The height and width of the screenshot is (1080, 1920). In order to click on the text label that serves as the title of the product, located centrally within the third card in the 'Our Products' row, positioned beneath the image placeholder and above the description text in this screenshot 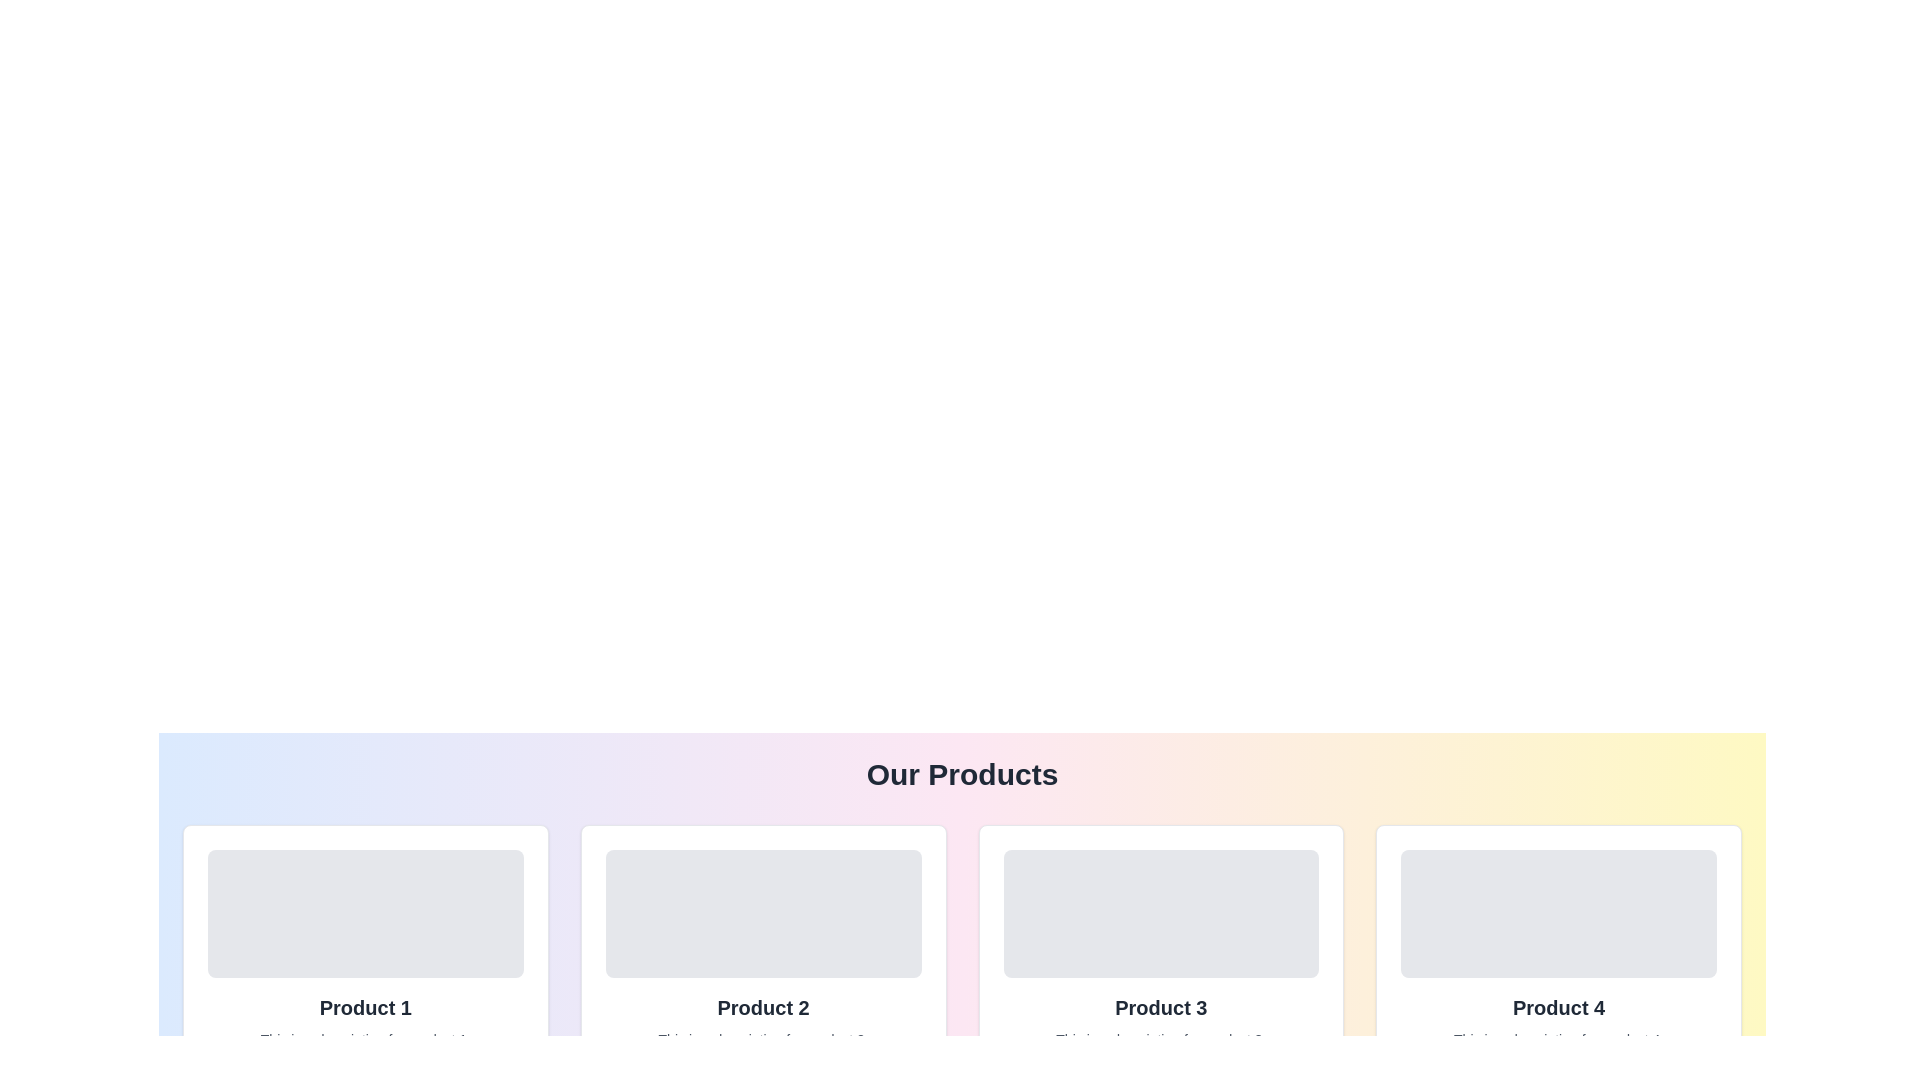, I will do `click(1161, 1007)`.